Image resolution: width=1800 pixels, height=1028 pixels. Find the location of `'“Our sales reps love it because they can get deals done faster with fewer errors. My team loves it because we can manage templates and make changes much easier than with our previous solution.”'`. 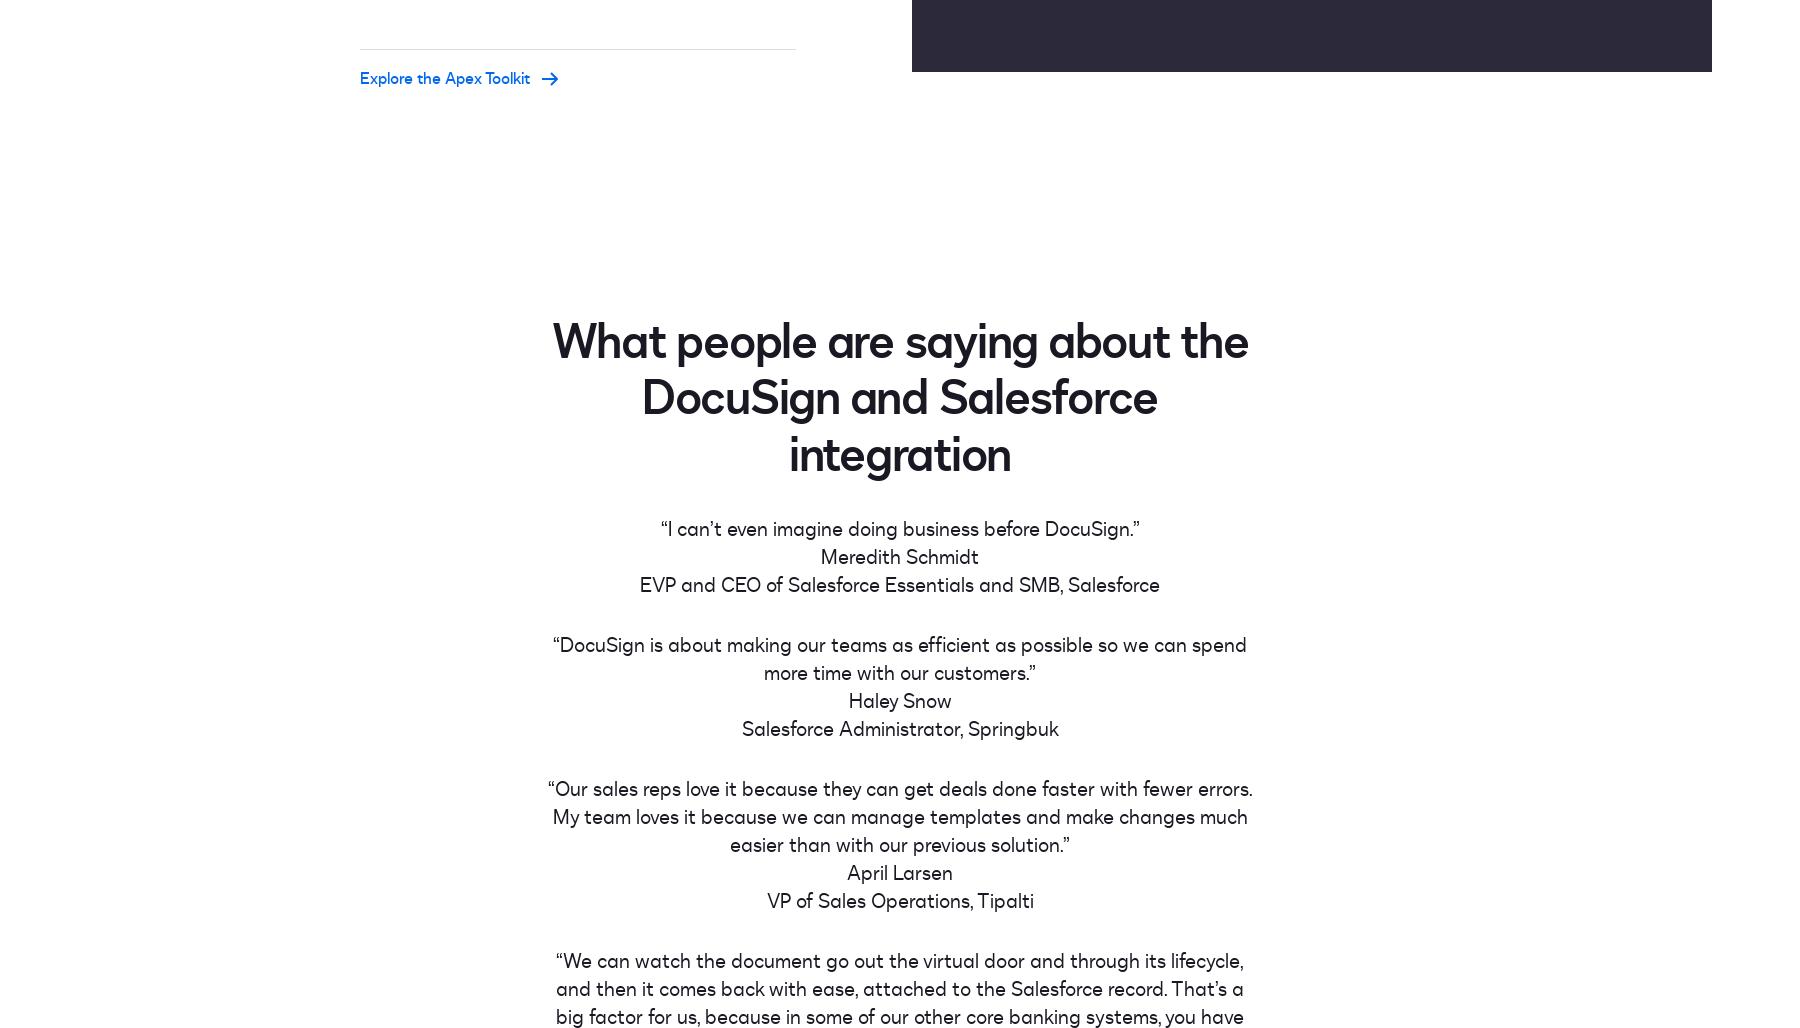

'“Our sales reps love it because they can get deals done faster with fewer errors. My team loves it because we can manage templates and make changes much easier than with our previous solution.”' is located at coordinates (899, 816).